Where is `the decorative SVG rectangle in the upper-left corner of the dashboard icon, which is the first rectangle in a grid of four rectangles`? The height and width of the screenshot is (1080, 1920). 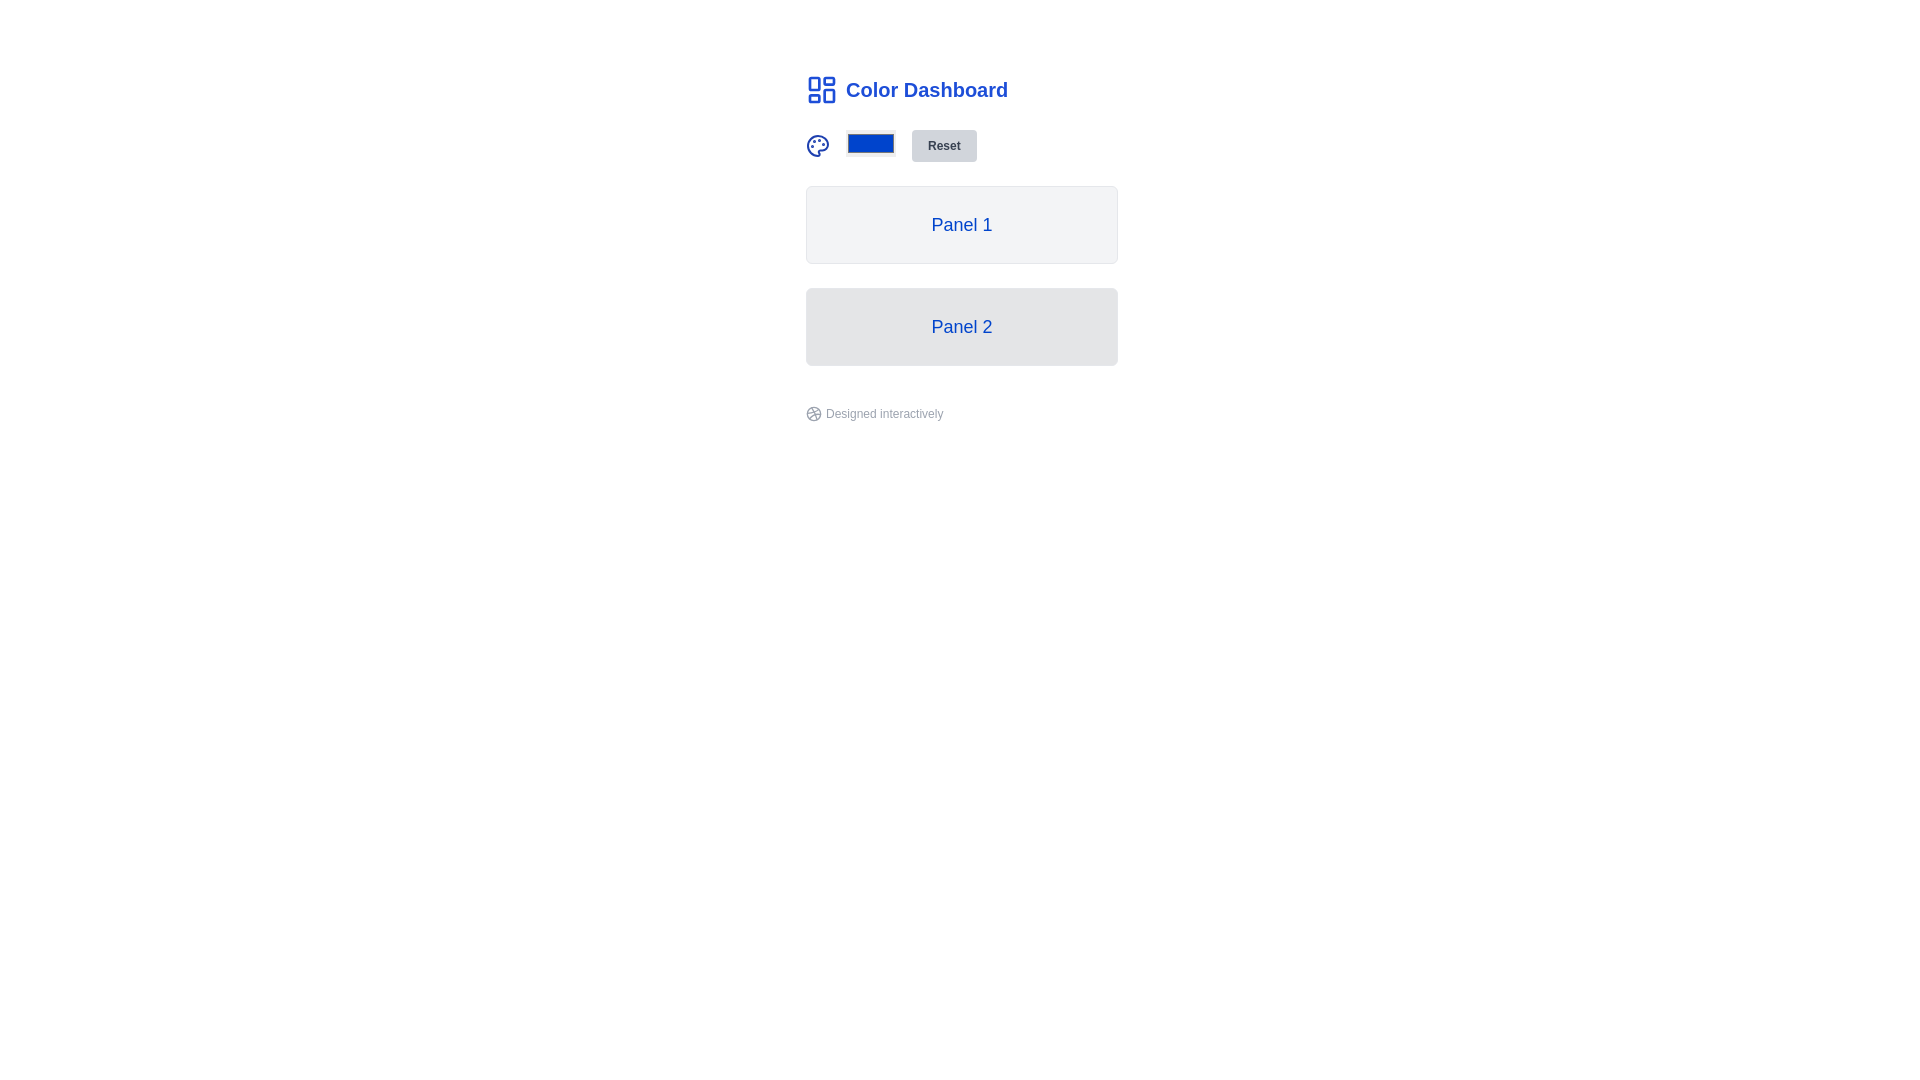 the decorative SVG rectangle in the upper-left corner of the dashboard icon, which is the first rectangle in a grid of four rectangles is located at coordinates (814, 83).